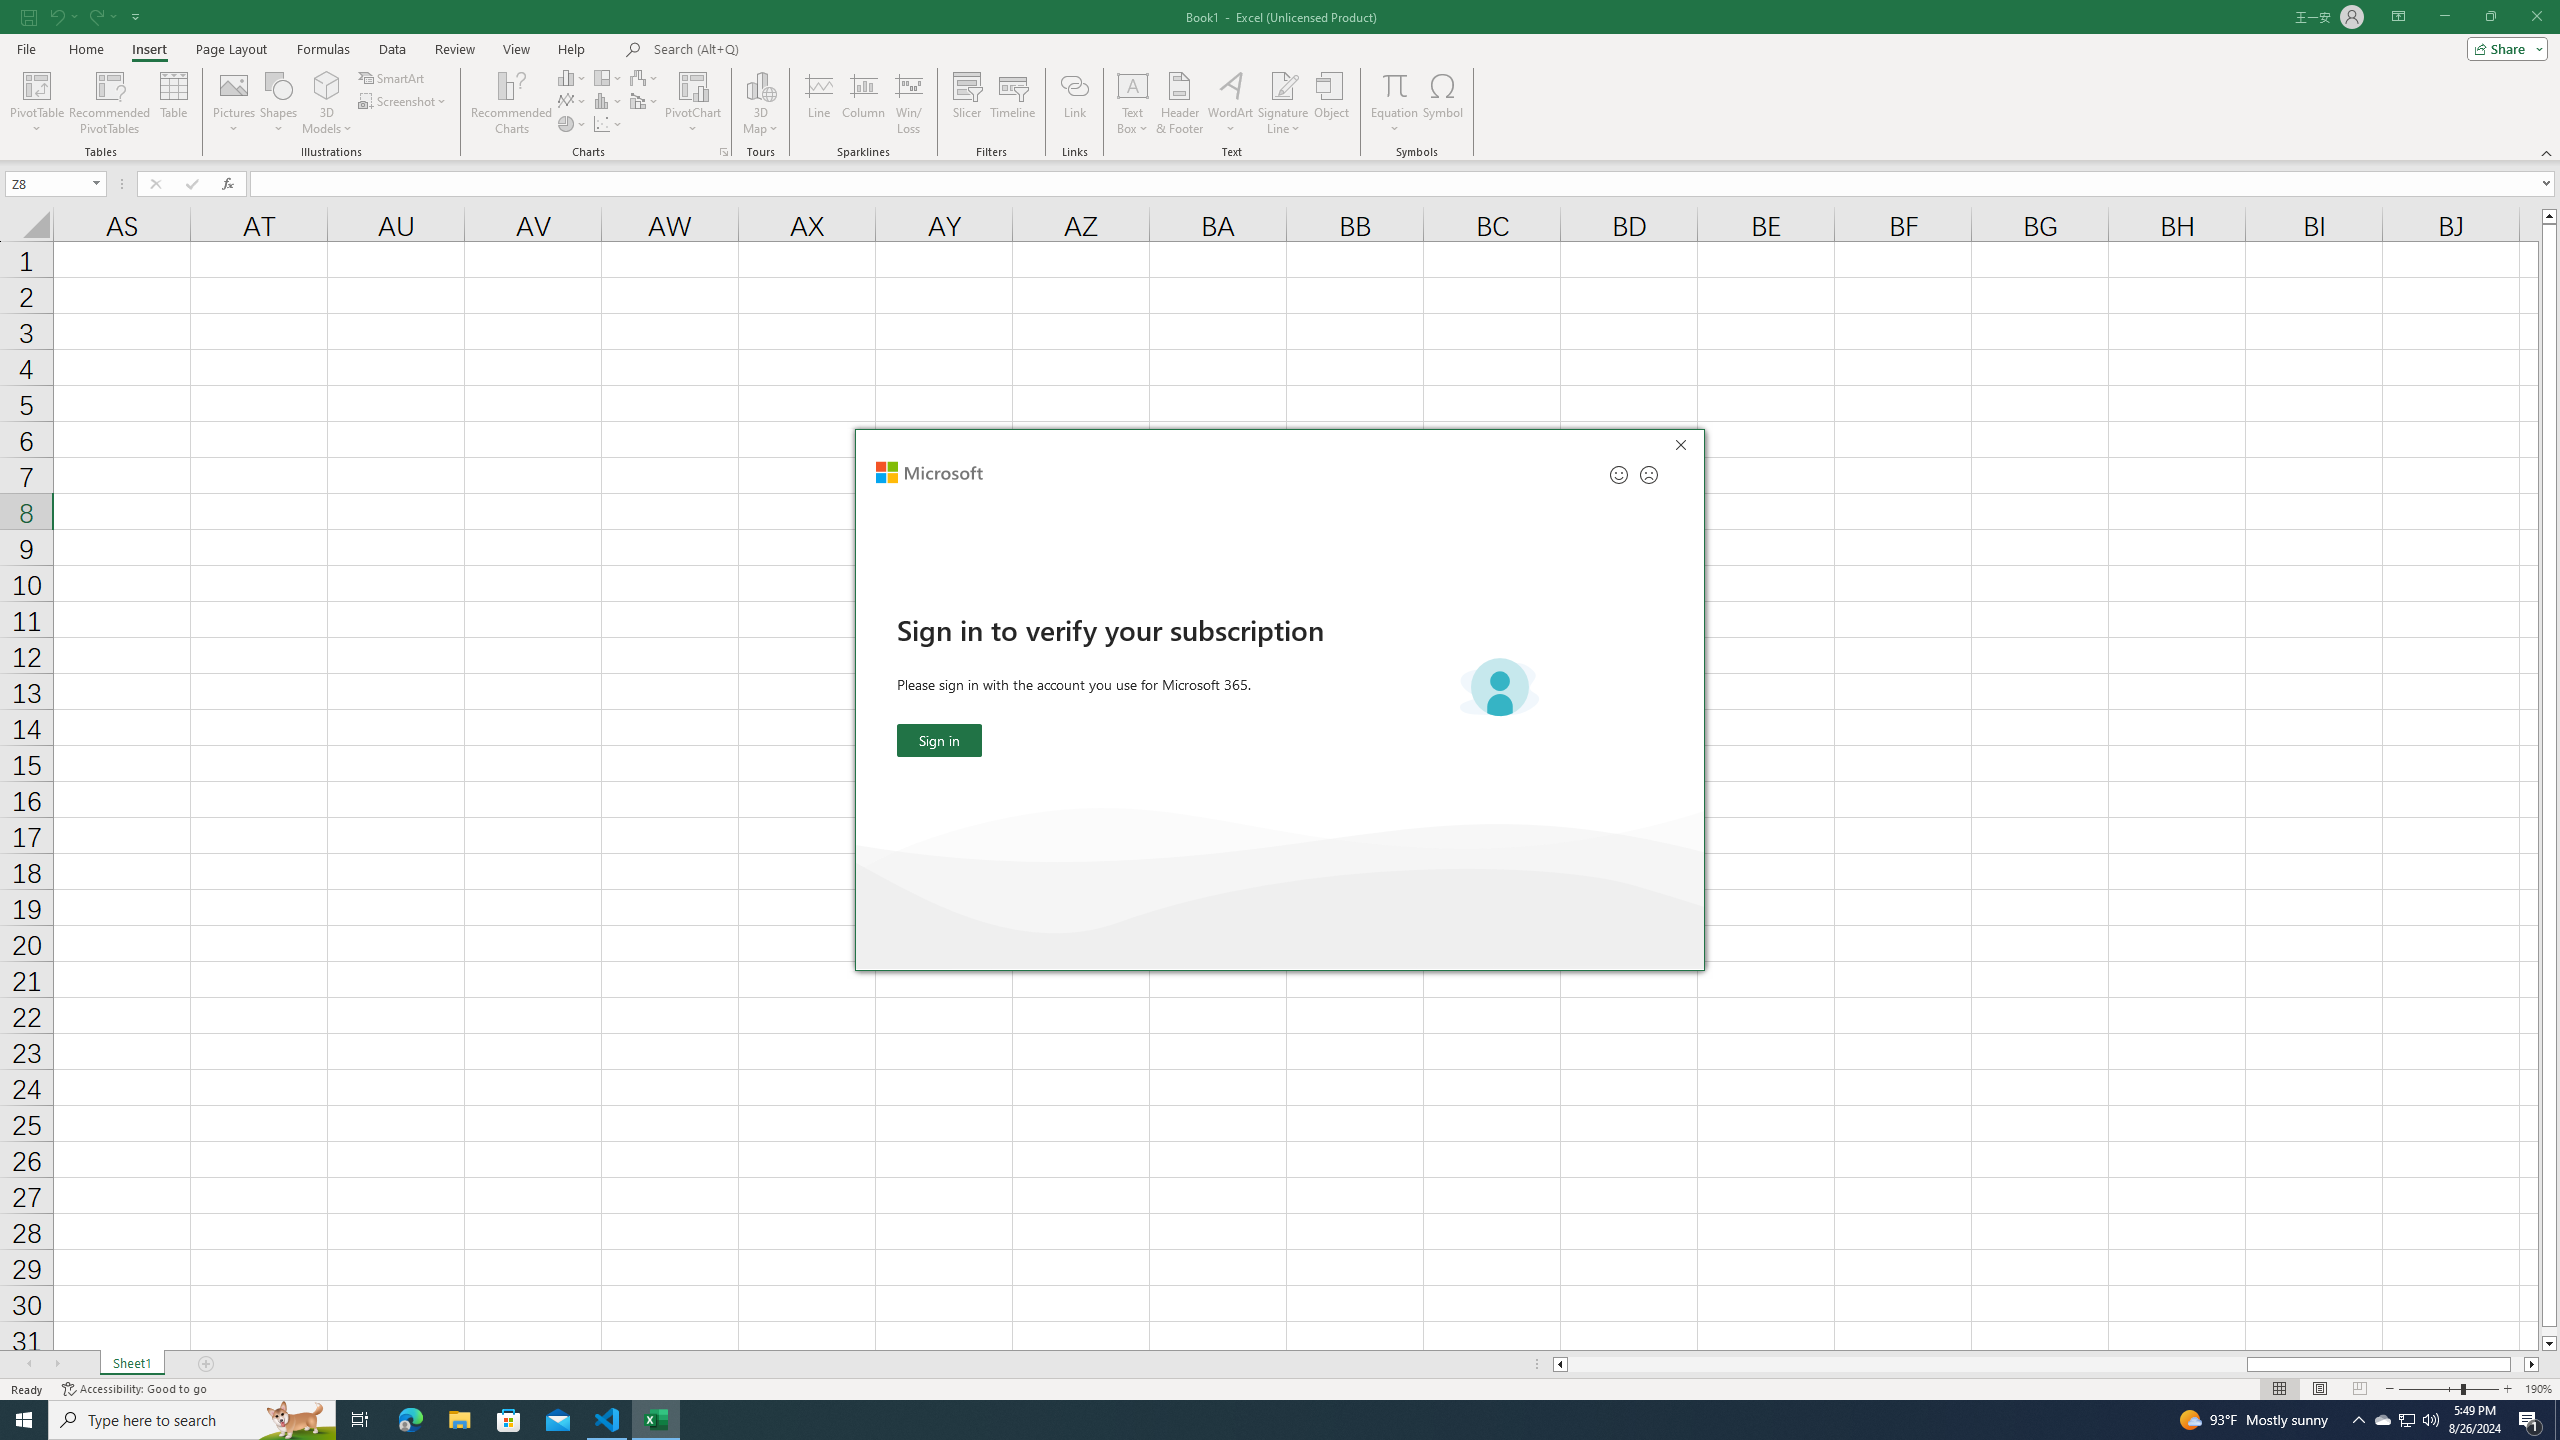  What do you see at coordinates (1075, 103) in the screenshot?
I see `'Link'` at bounding box center [1075, 103].